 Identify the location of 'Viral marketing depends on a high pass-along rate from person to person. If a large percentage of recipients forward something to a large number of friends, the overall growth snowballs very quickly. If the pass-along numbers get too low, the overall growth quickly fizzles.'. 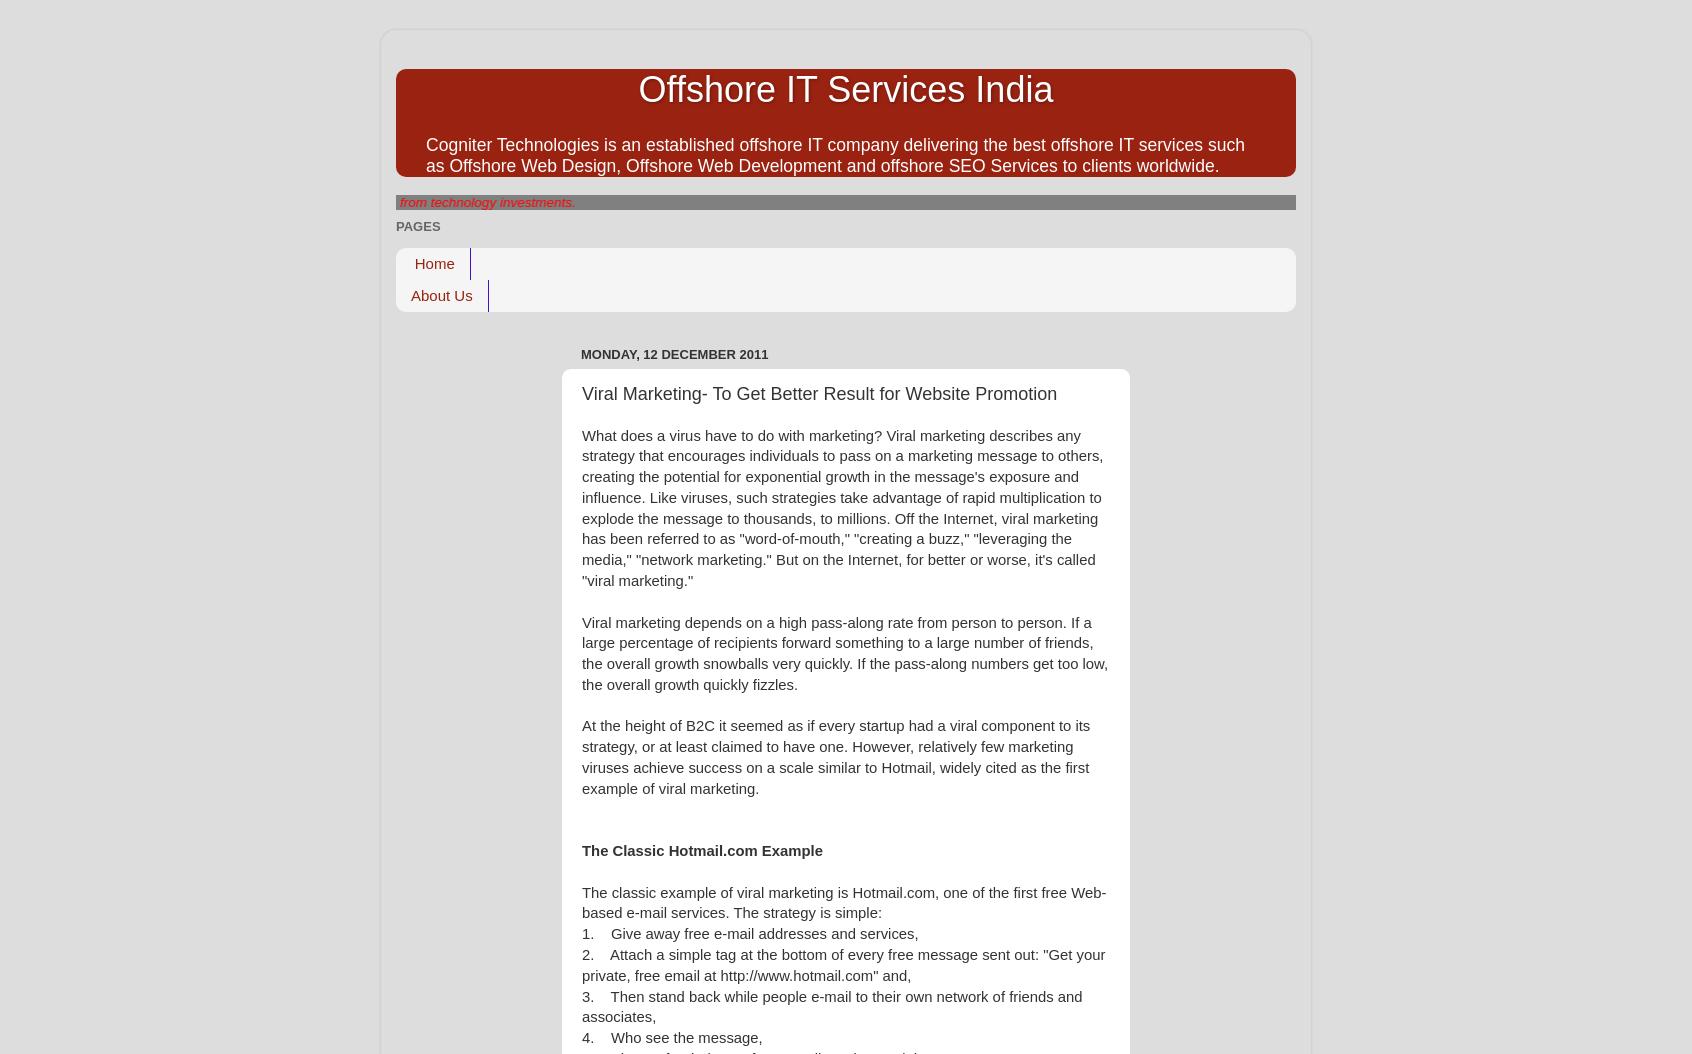
(581, 652).